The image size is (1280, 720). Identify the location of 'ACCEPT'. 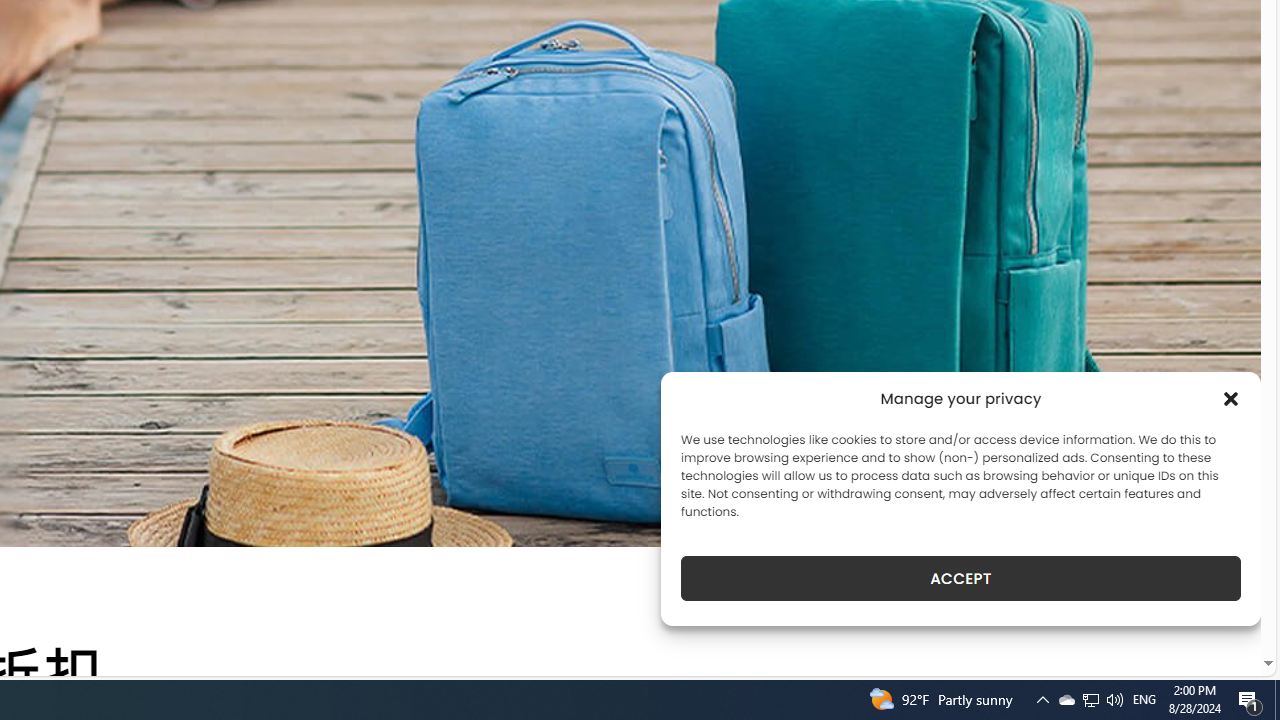
(961, 578).